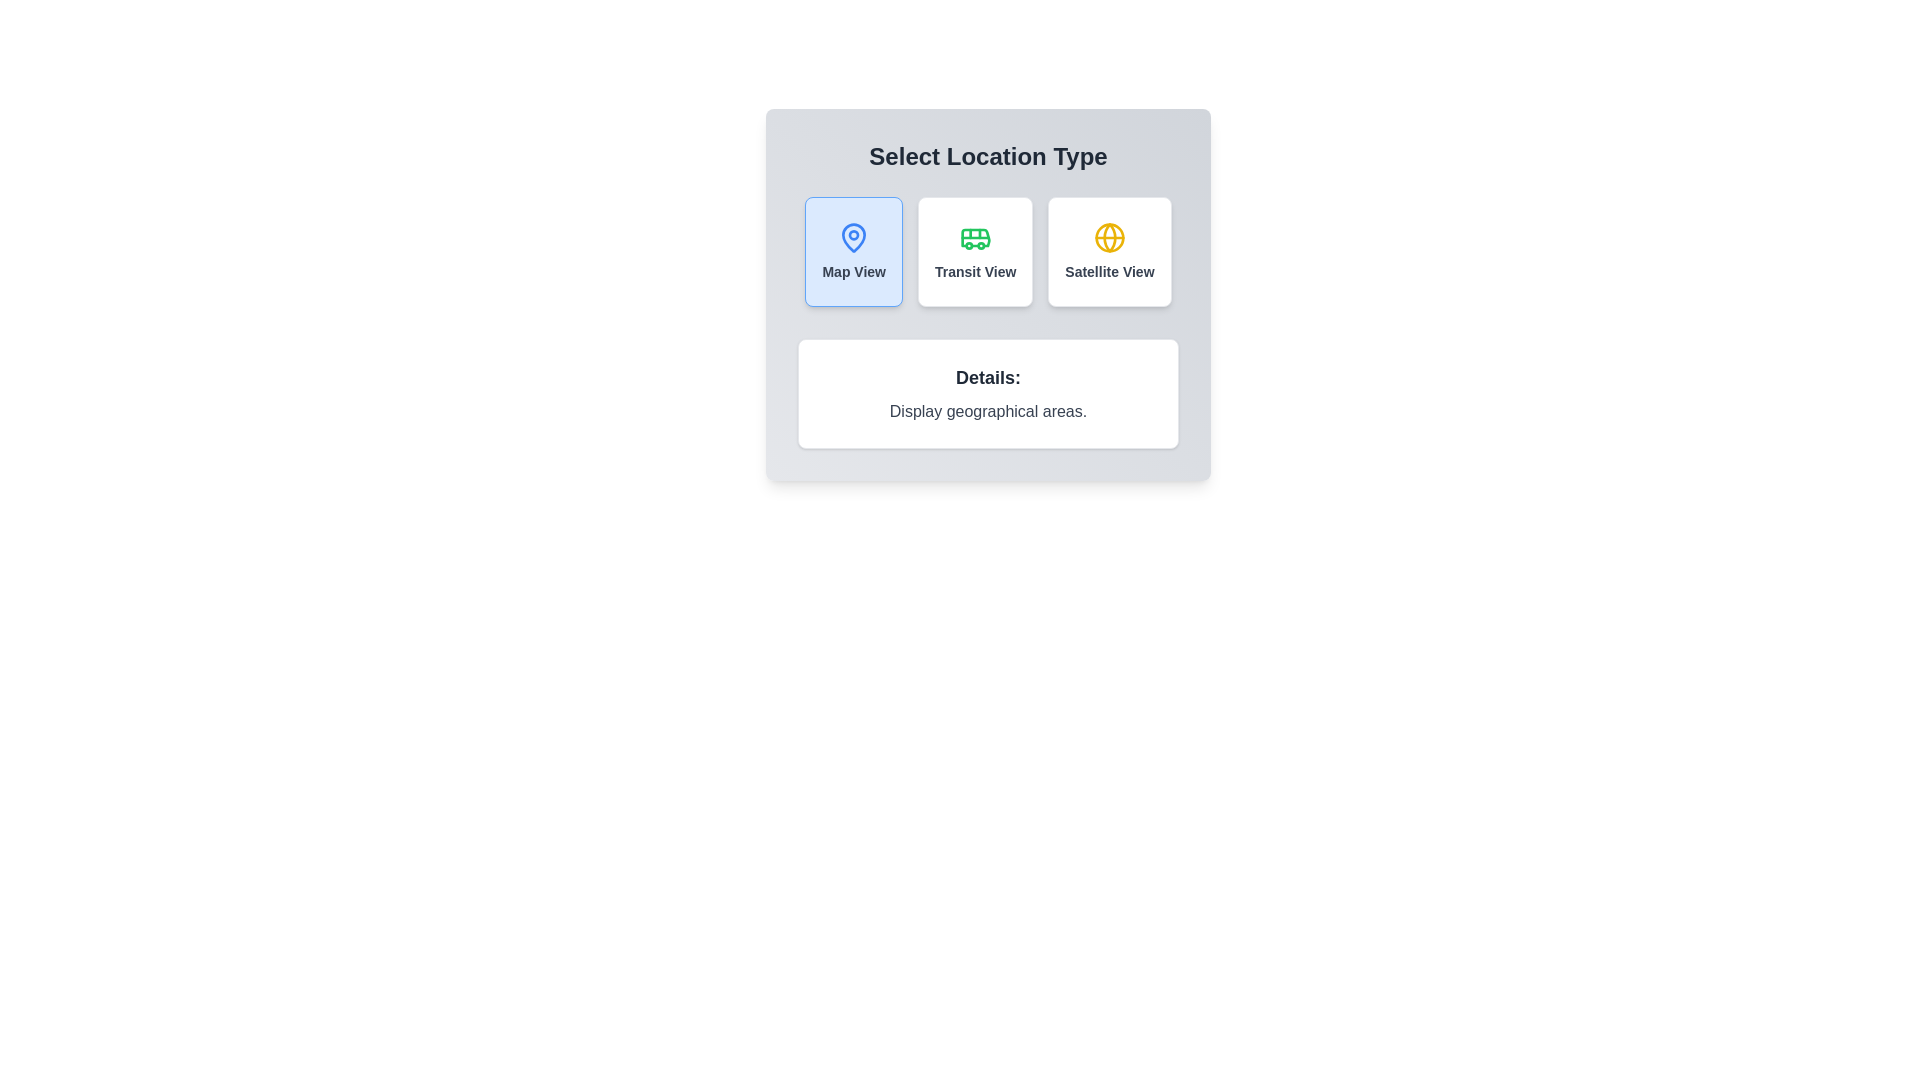  What do you see at coordinates (988, 156) in the screenshot?
I see `the text header 'Select Location Type' for visual scanning by moving the cursor to its center point` at bounding box center [988, 156].